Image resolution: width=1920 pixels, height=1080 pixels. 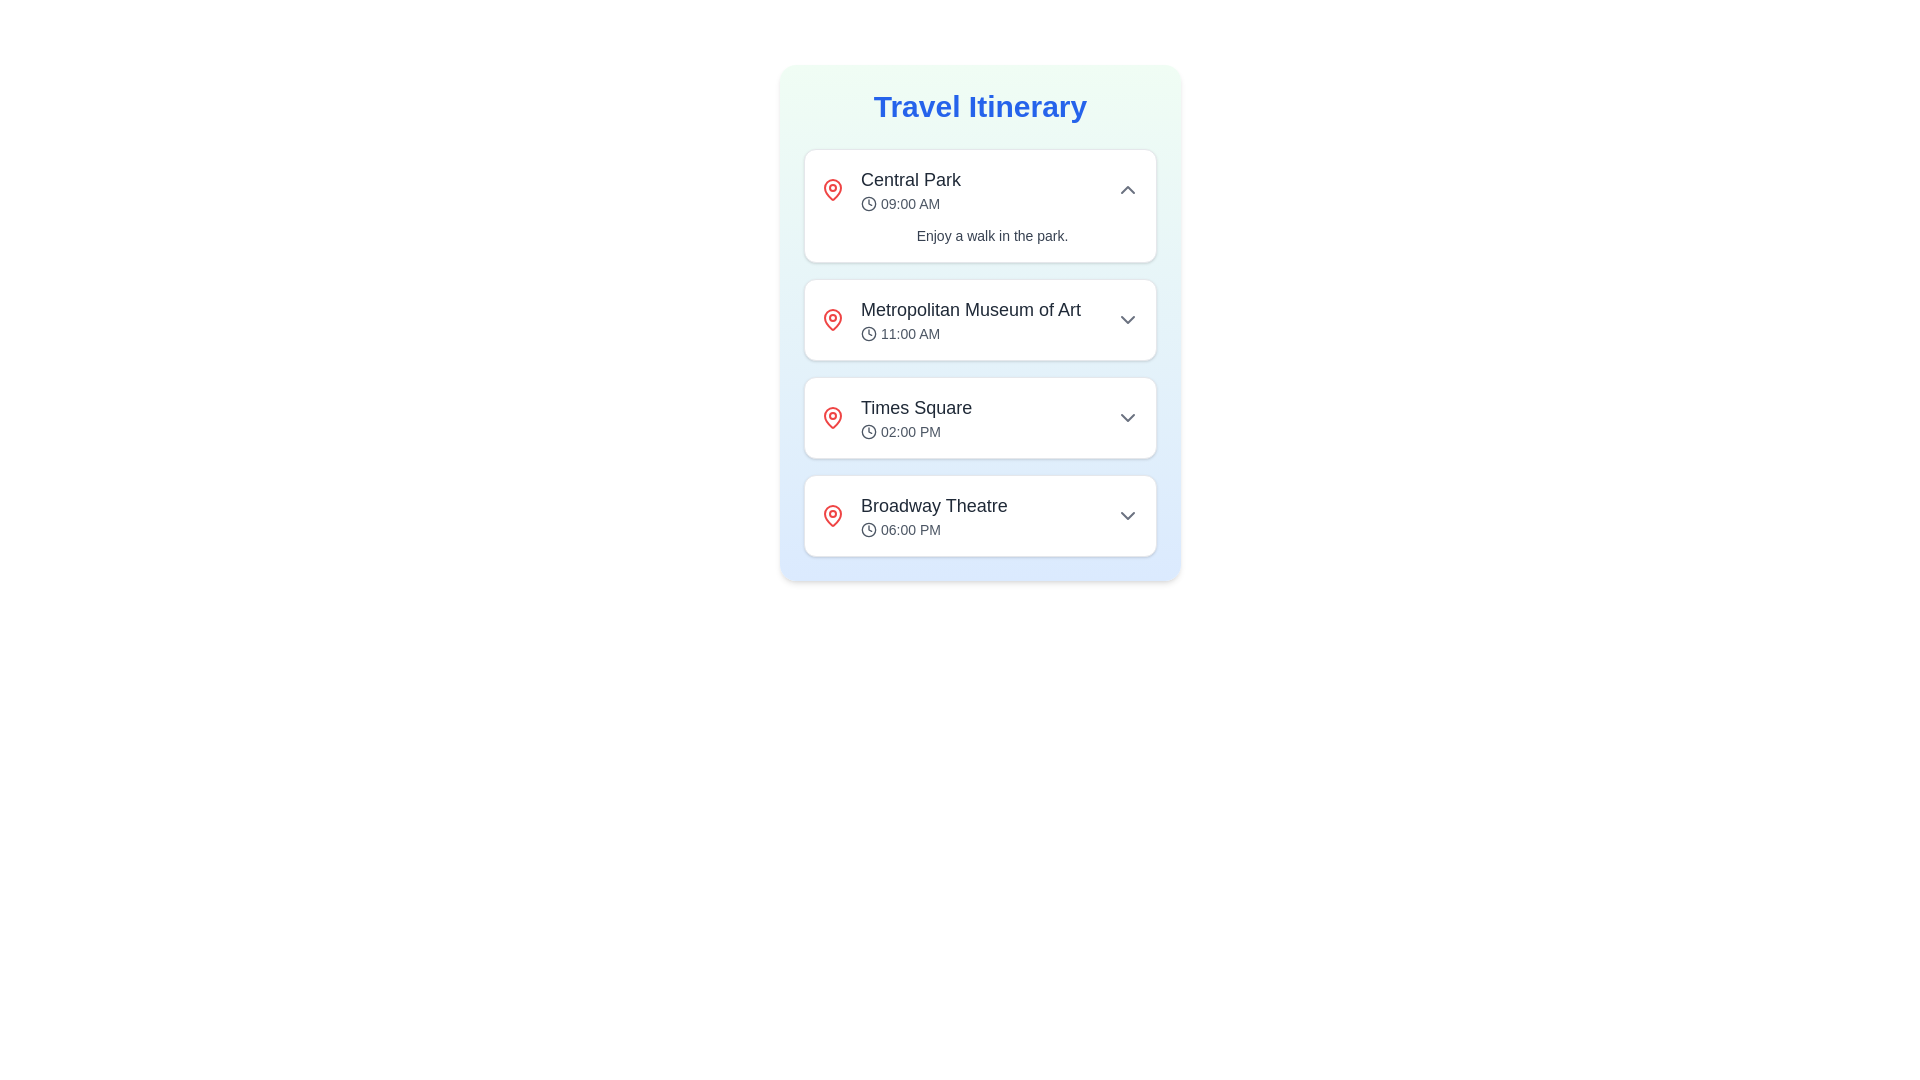 I want to click on the text block displaying 'Broadway Theatre' with the associated clock icon, which is the fourth list item in the 'Travel Itinerary' panel, so click(x=933, y=515).